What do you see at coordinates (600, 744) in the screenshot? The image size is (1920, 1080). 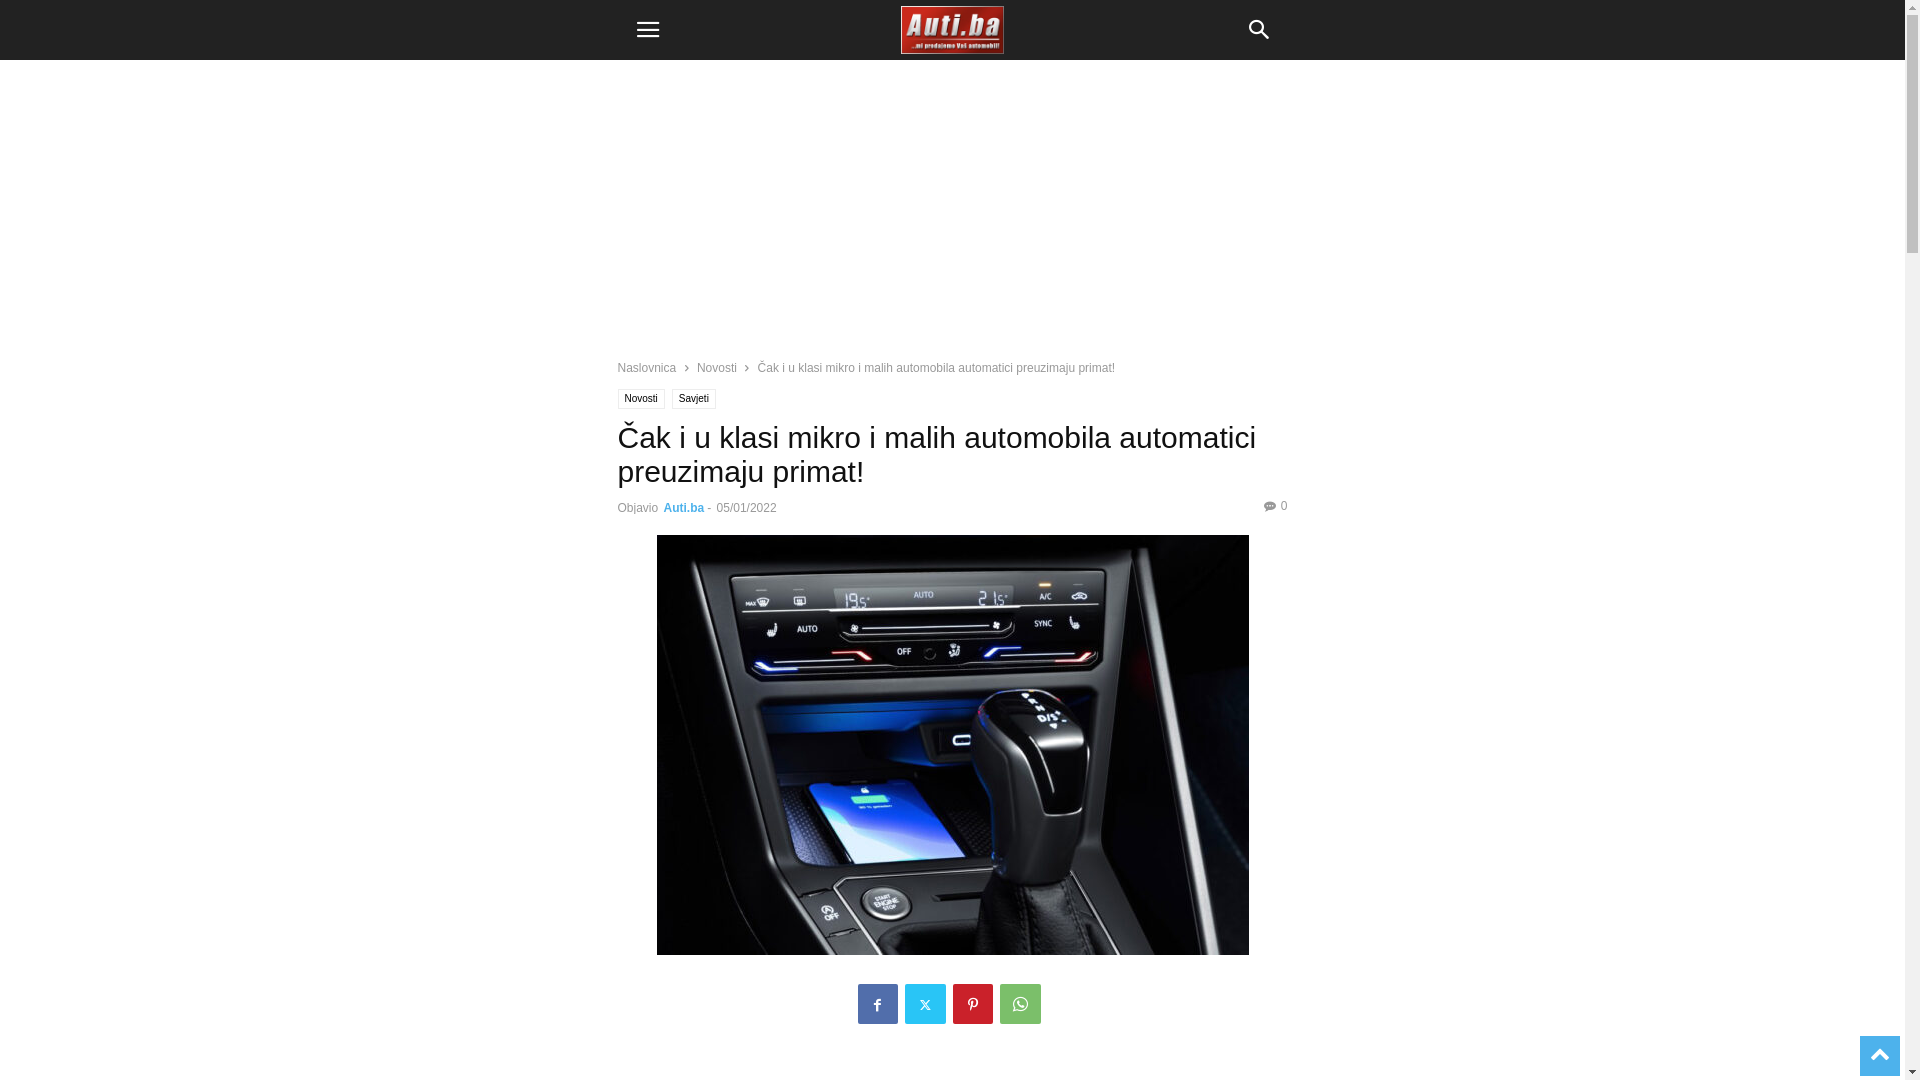 I see `'Volkswagen-Polo-2022-1024-37-592x420'` at bounding box center [600, 744].